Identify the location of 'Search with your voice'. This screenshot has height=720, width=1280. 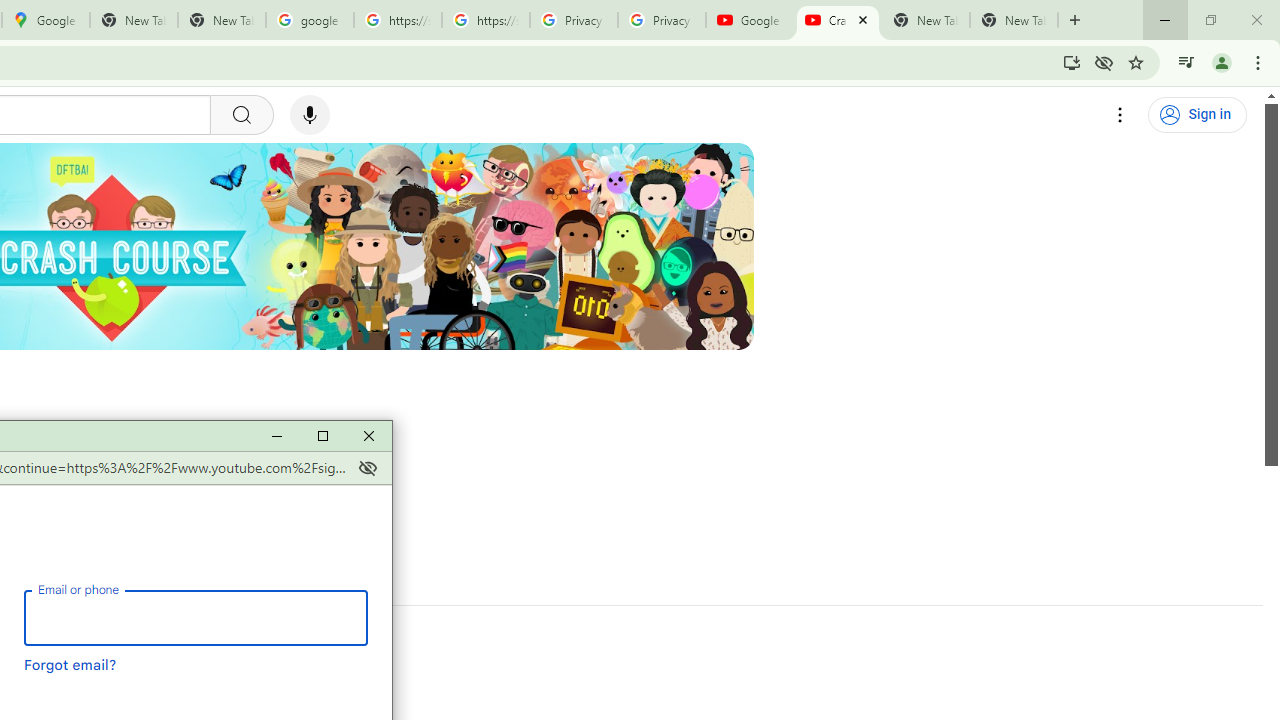
(308, 115).